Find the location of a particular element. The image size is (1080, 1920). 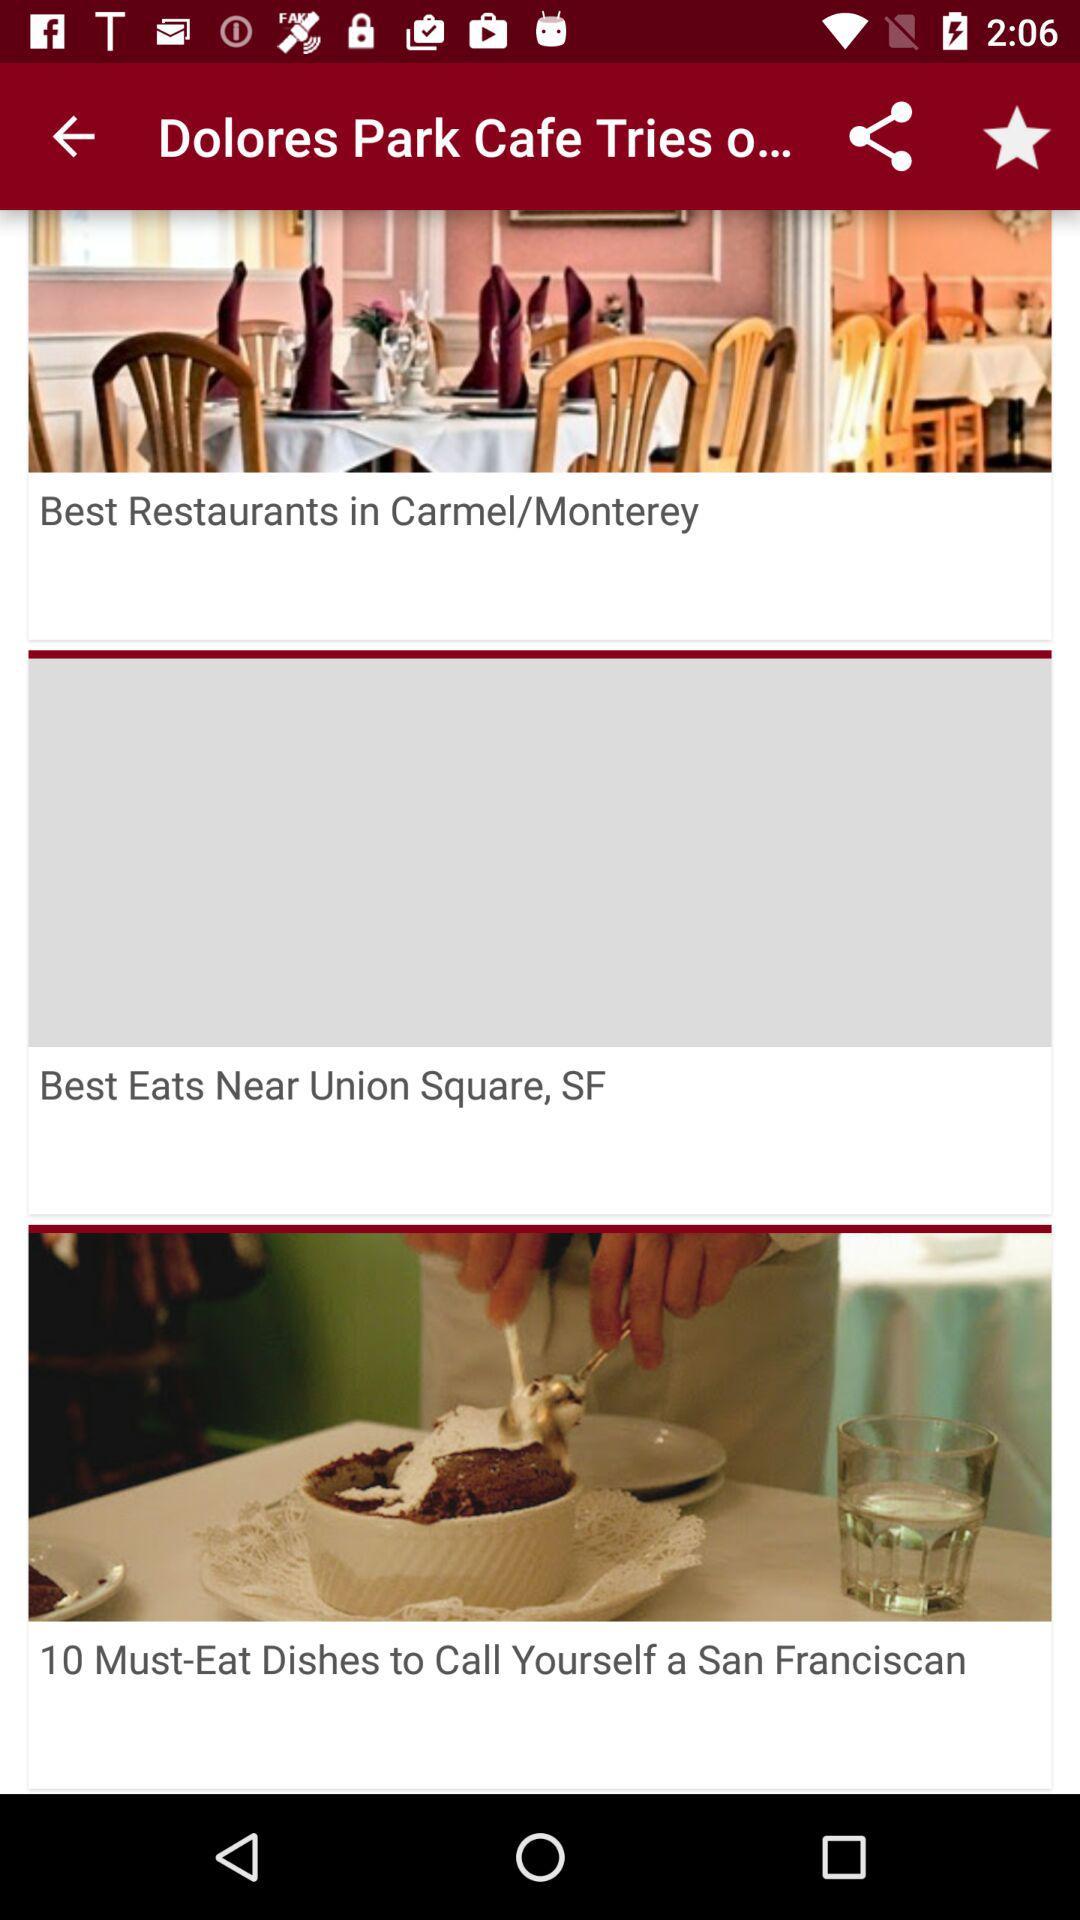

item below the best eats near item is located at coordinates (540, 1422).